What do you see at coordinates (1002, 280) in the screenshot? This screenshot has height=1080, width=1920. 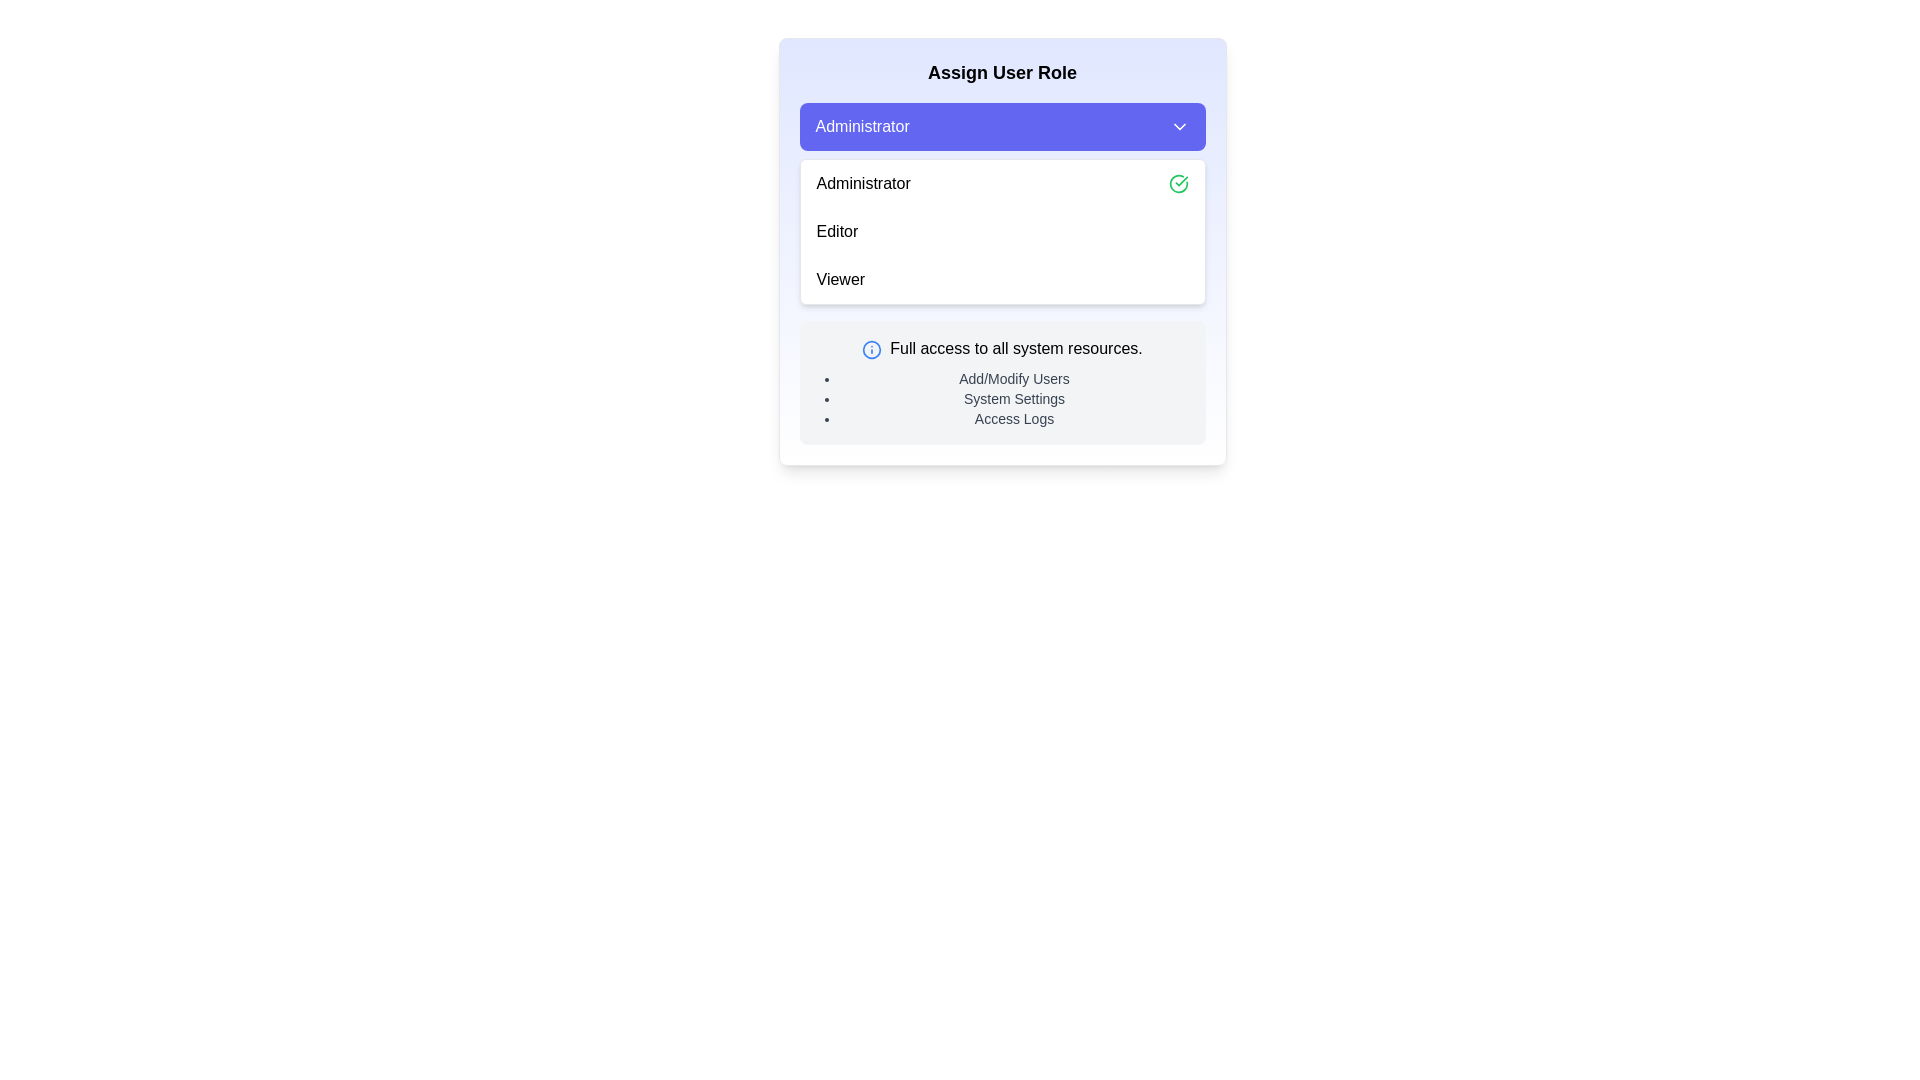 I see `the 'Viewer' option in the 'Assign User Role' dropdown list` at bounding box center [1002, 280].